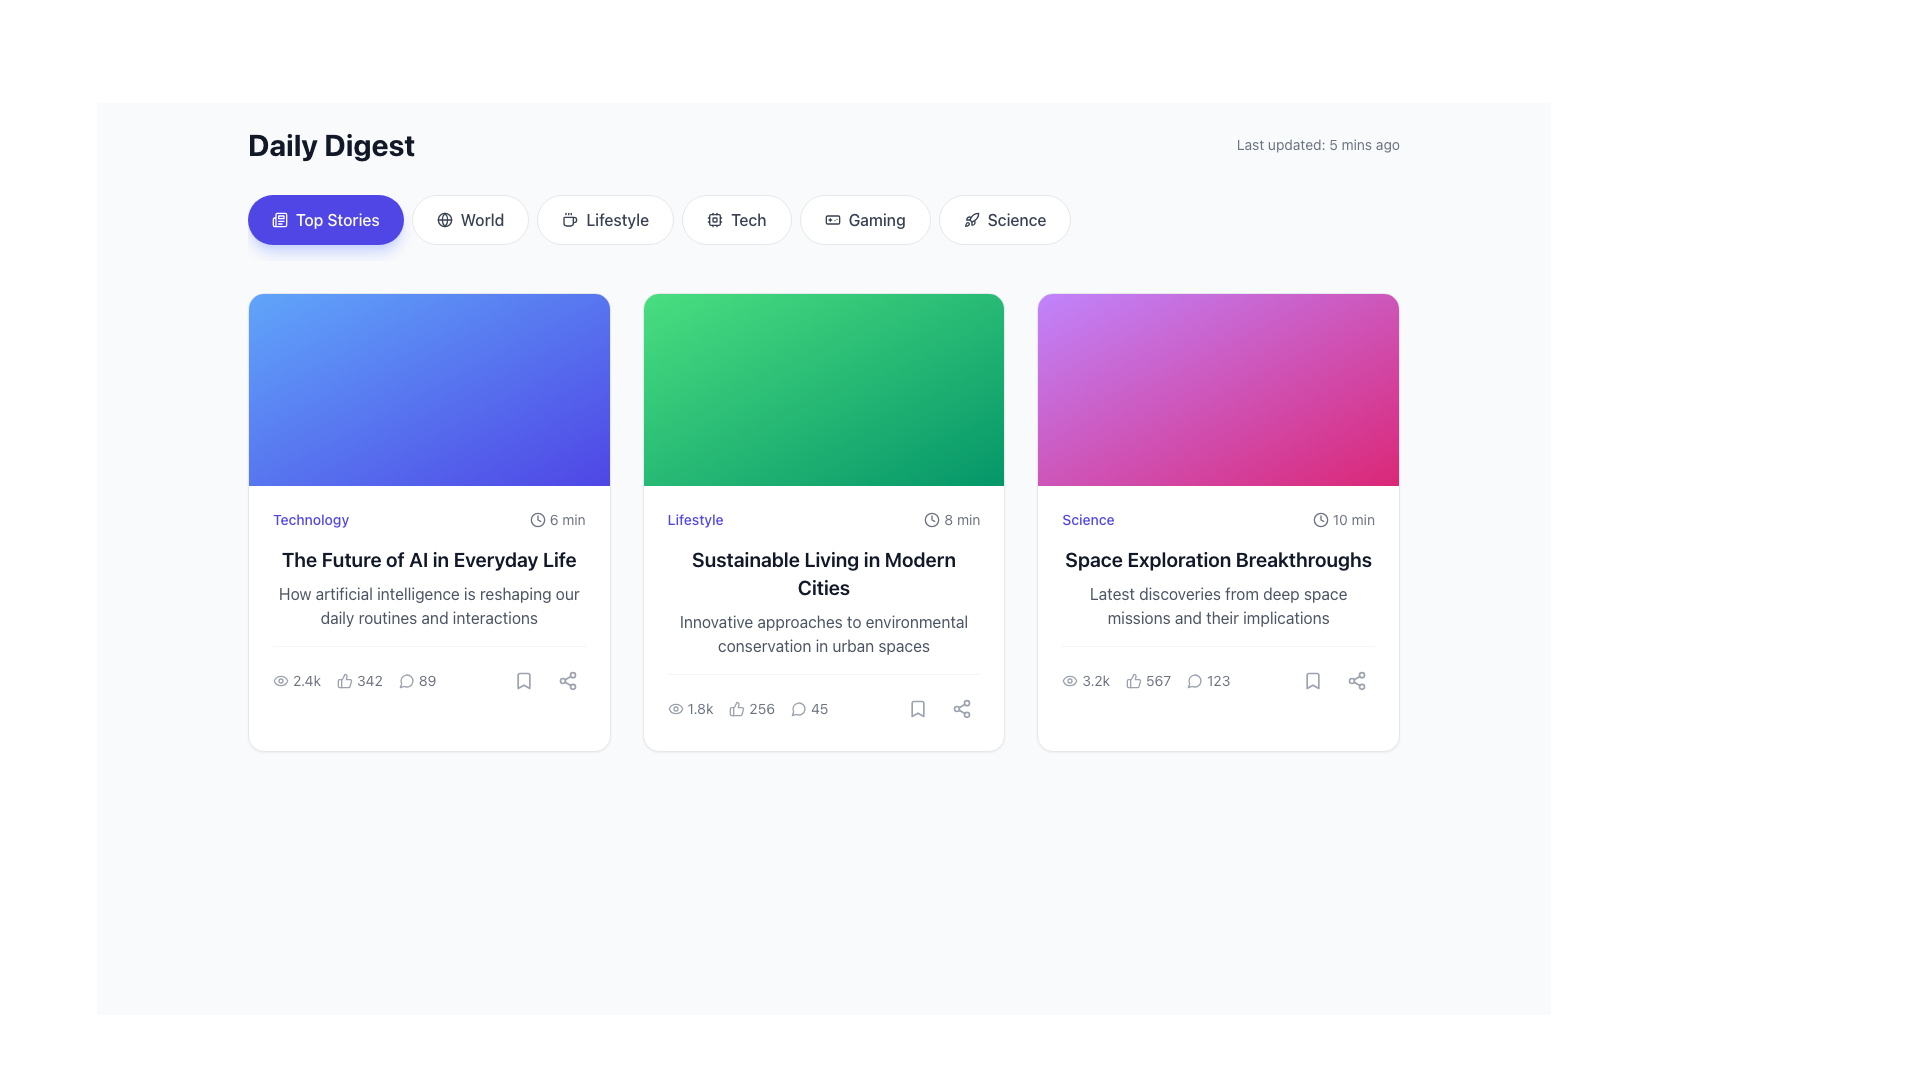 Image resolution: width=1920 pixels, height=1080 pixels. Describe the element at coordinates (809, 708) in the screenshot. I see `the icon and number '45' displayed in gray font next to a speech bubble icon, located in the bottom section of the middle card related to the 'Sustainable Living in Modern Cities' article` at that location.